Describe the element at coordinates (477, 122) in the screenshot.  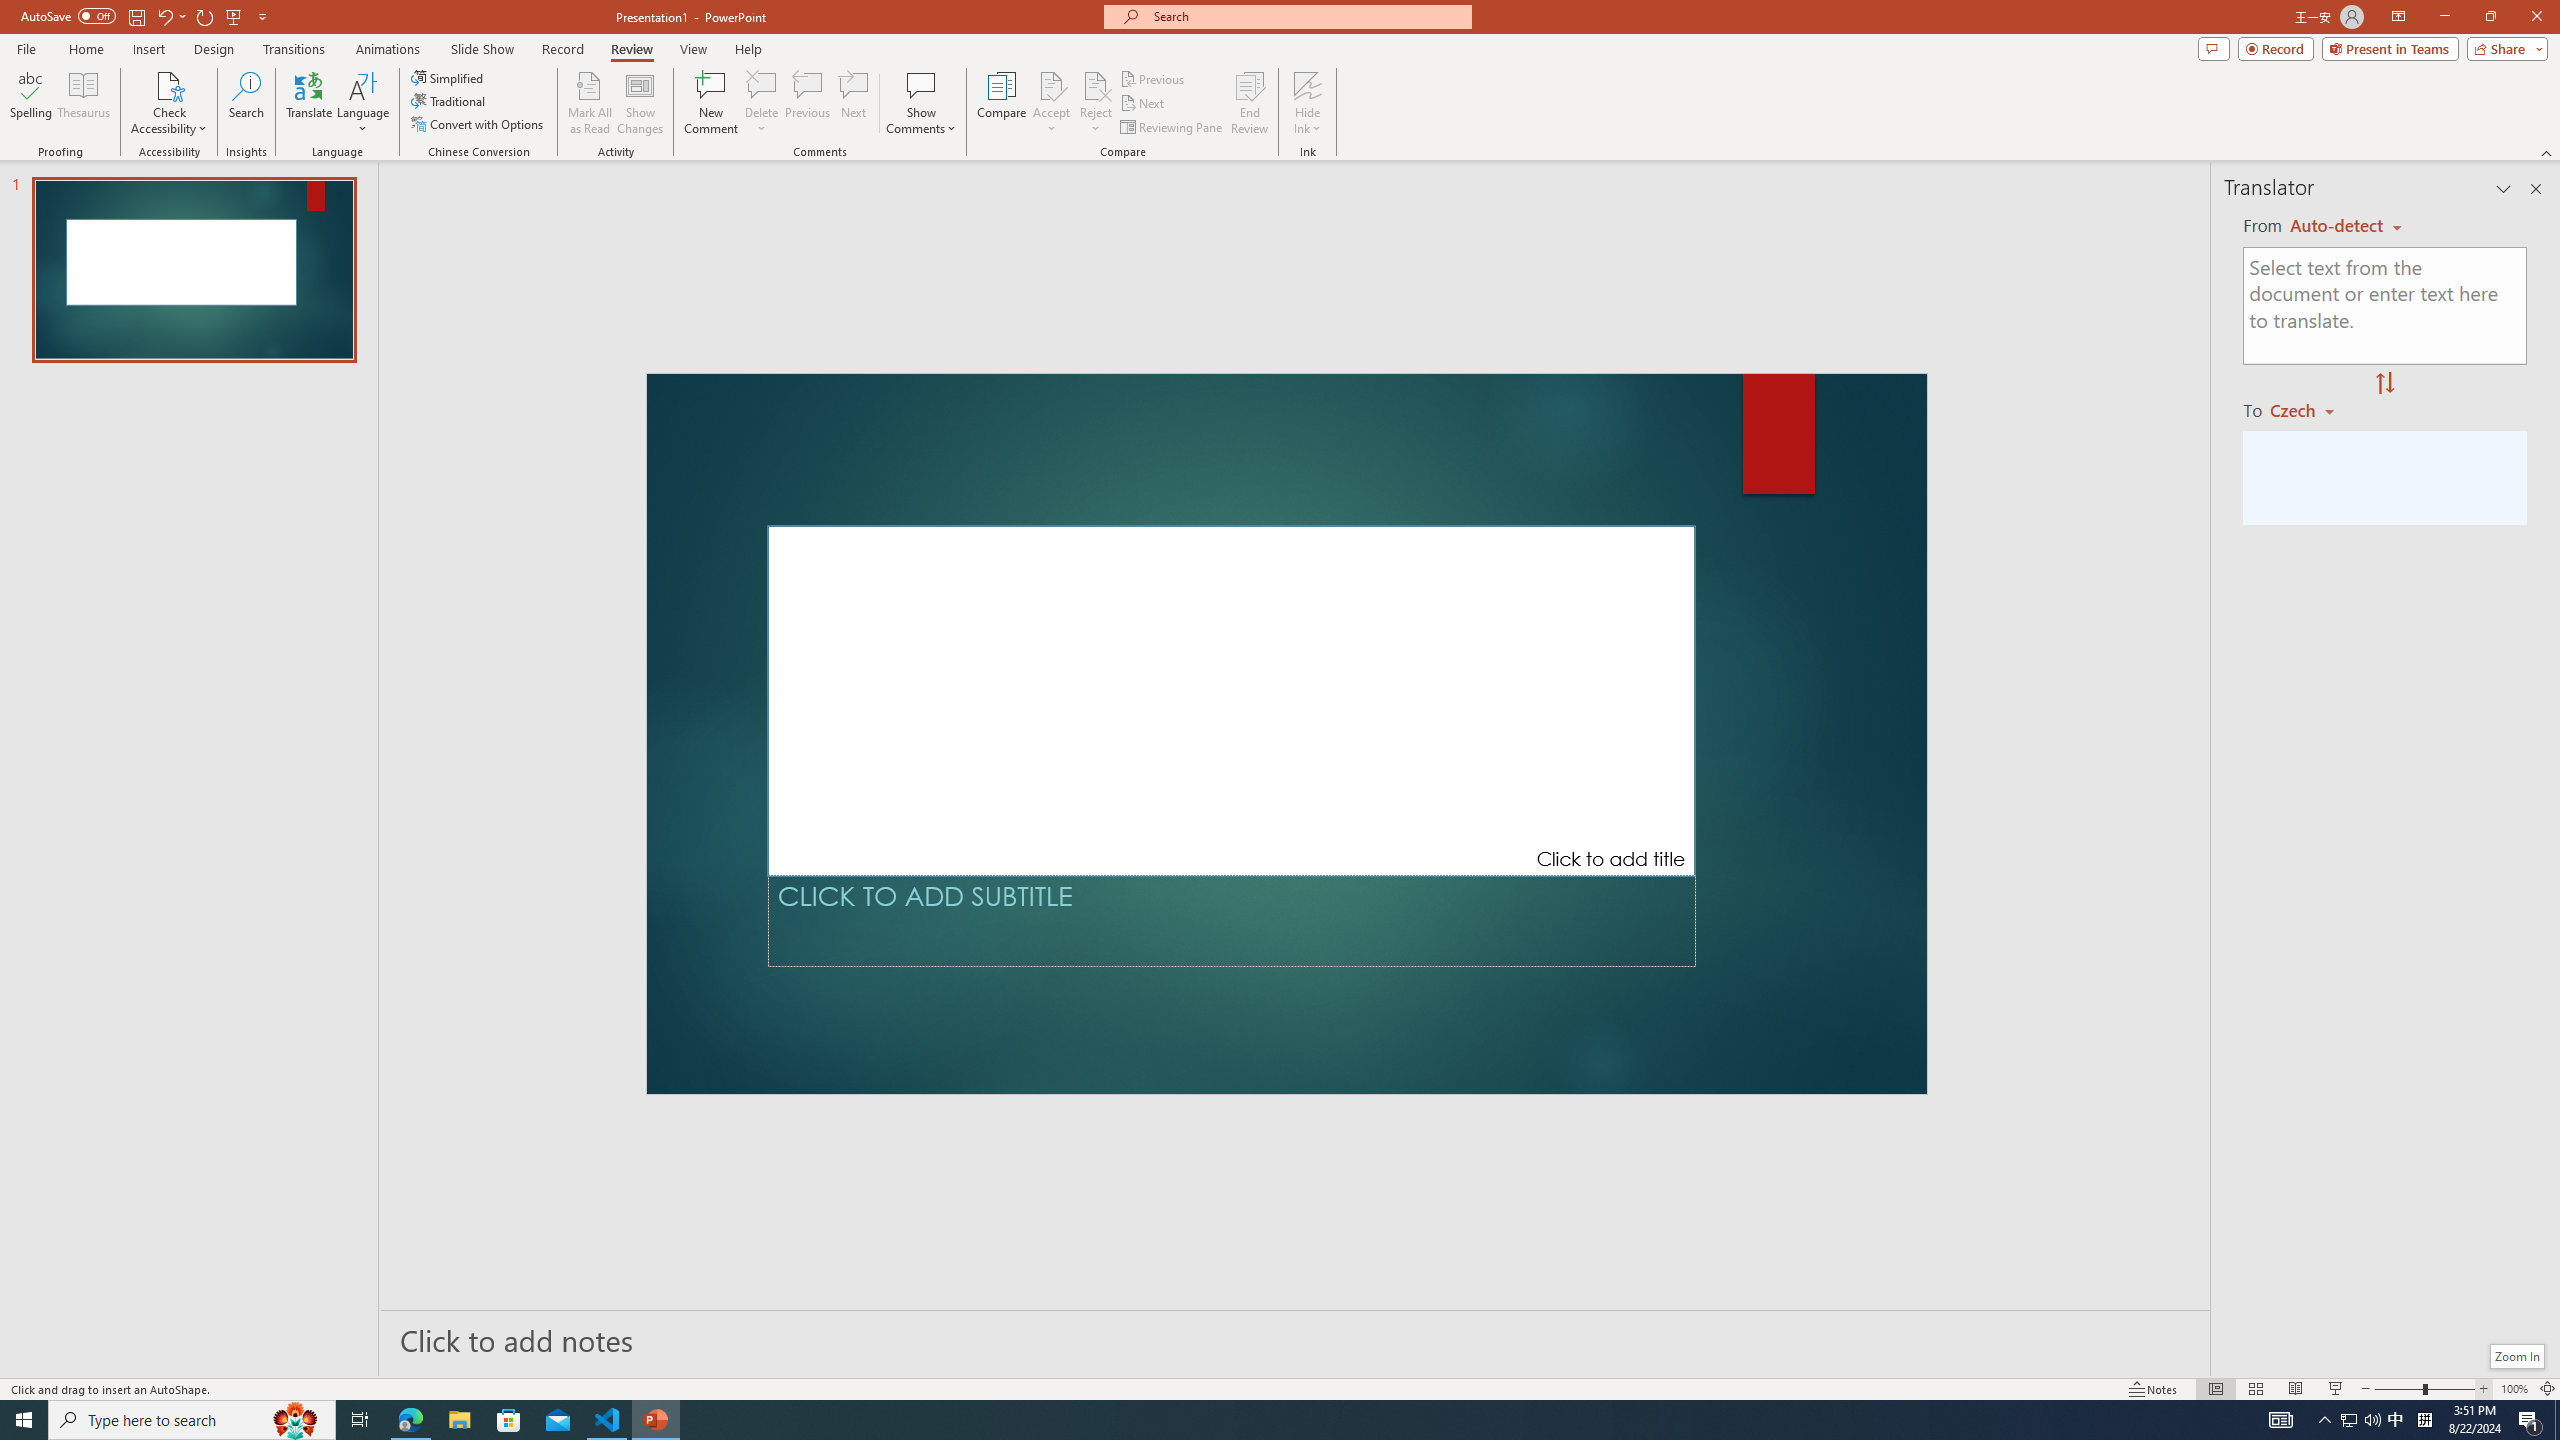
I see `'Convert with Options...'` at that location.